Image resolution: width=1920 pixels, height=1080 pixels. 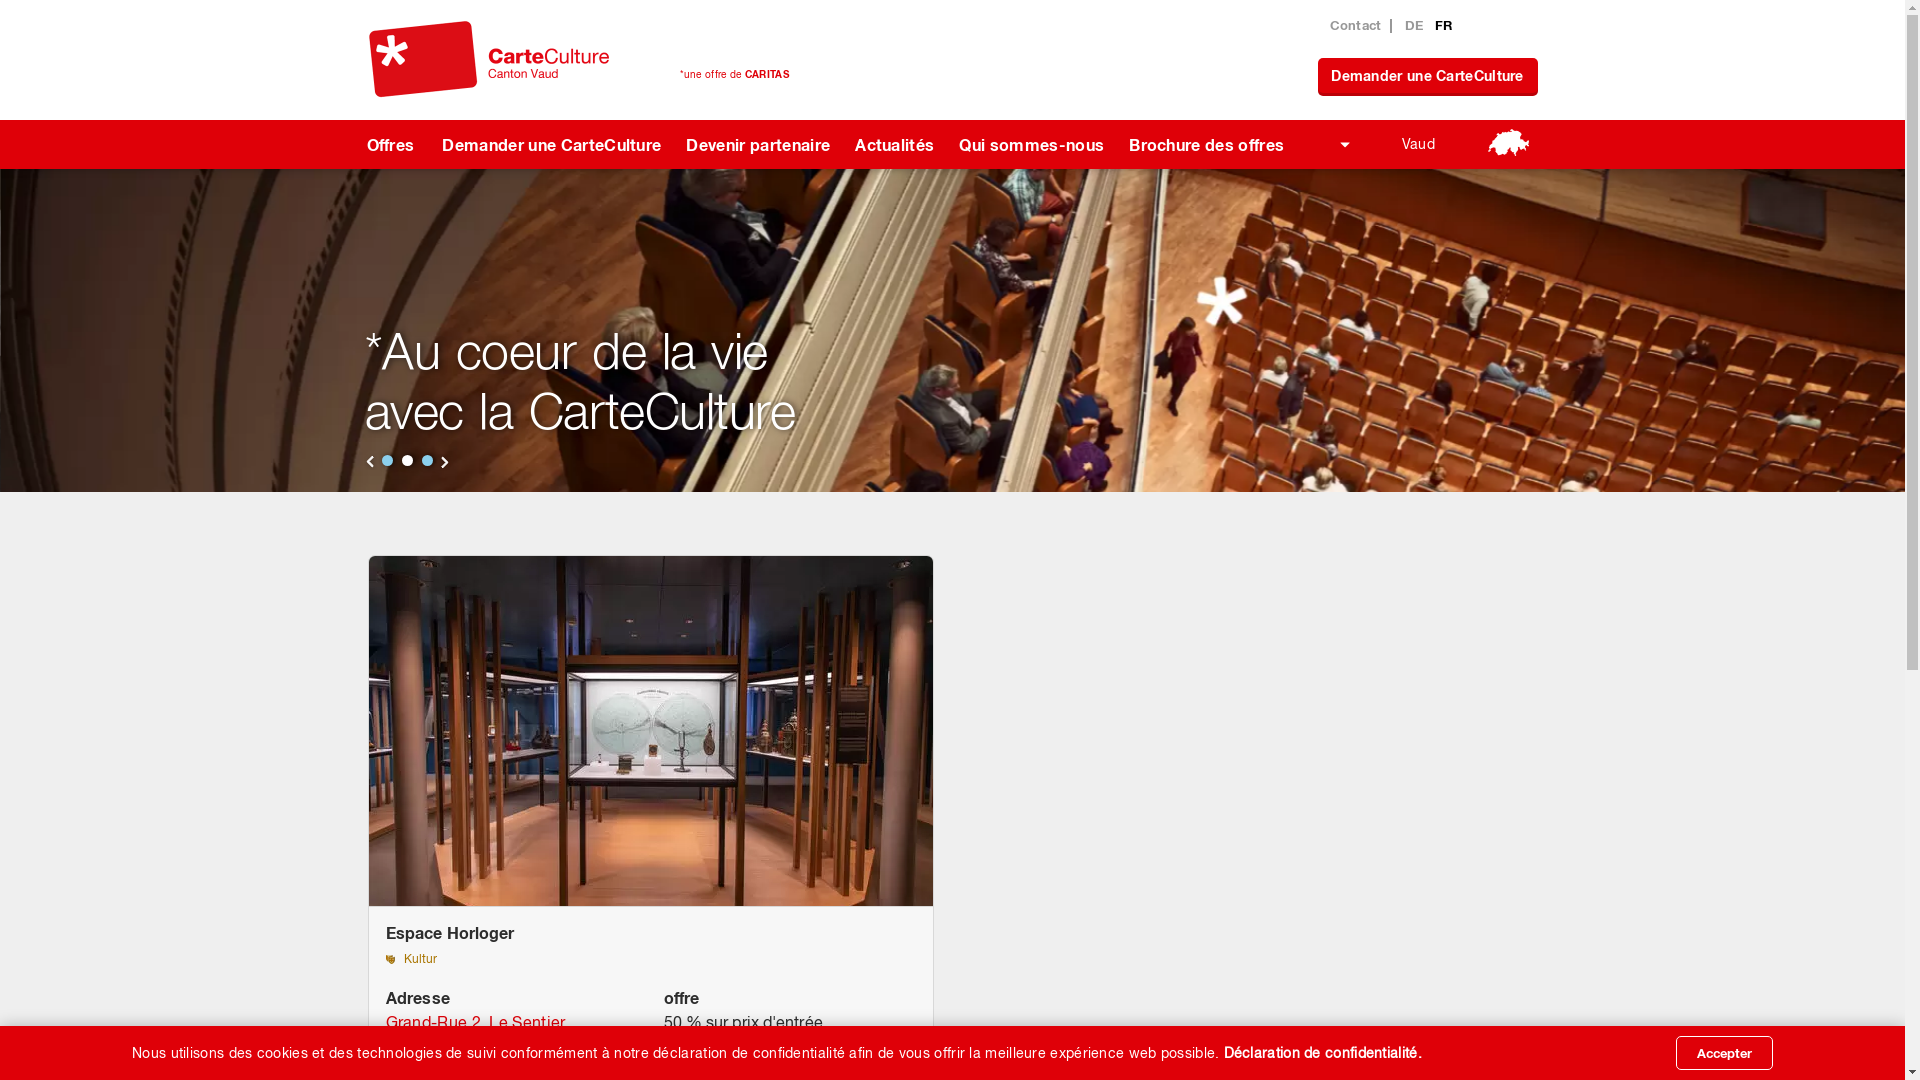 I want to click on 'Offres', so click(x=347, y=143).